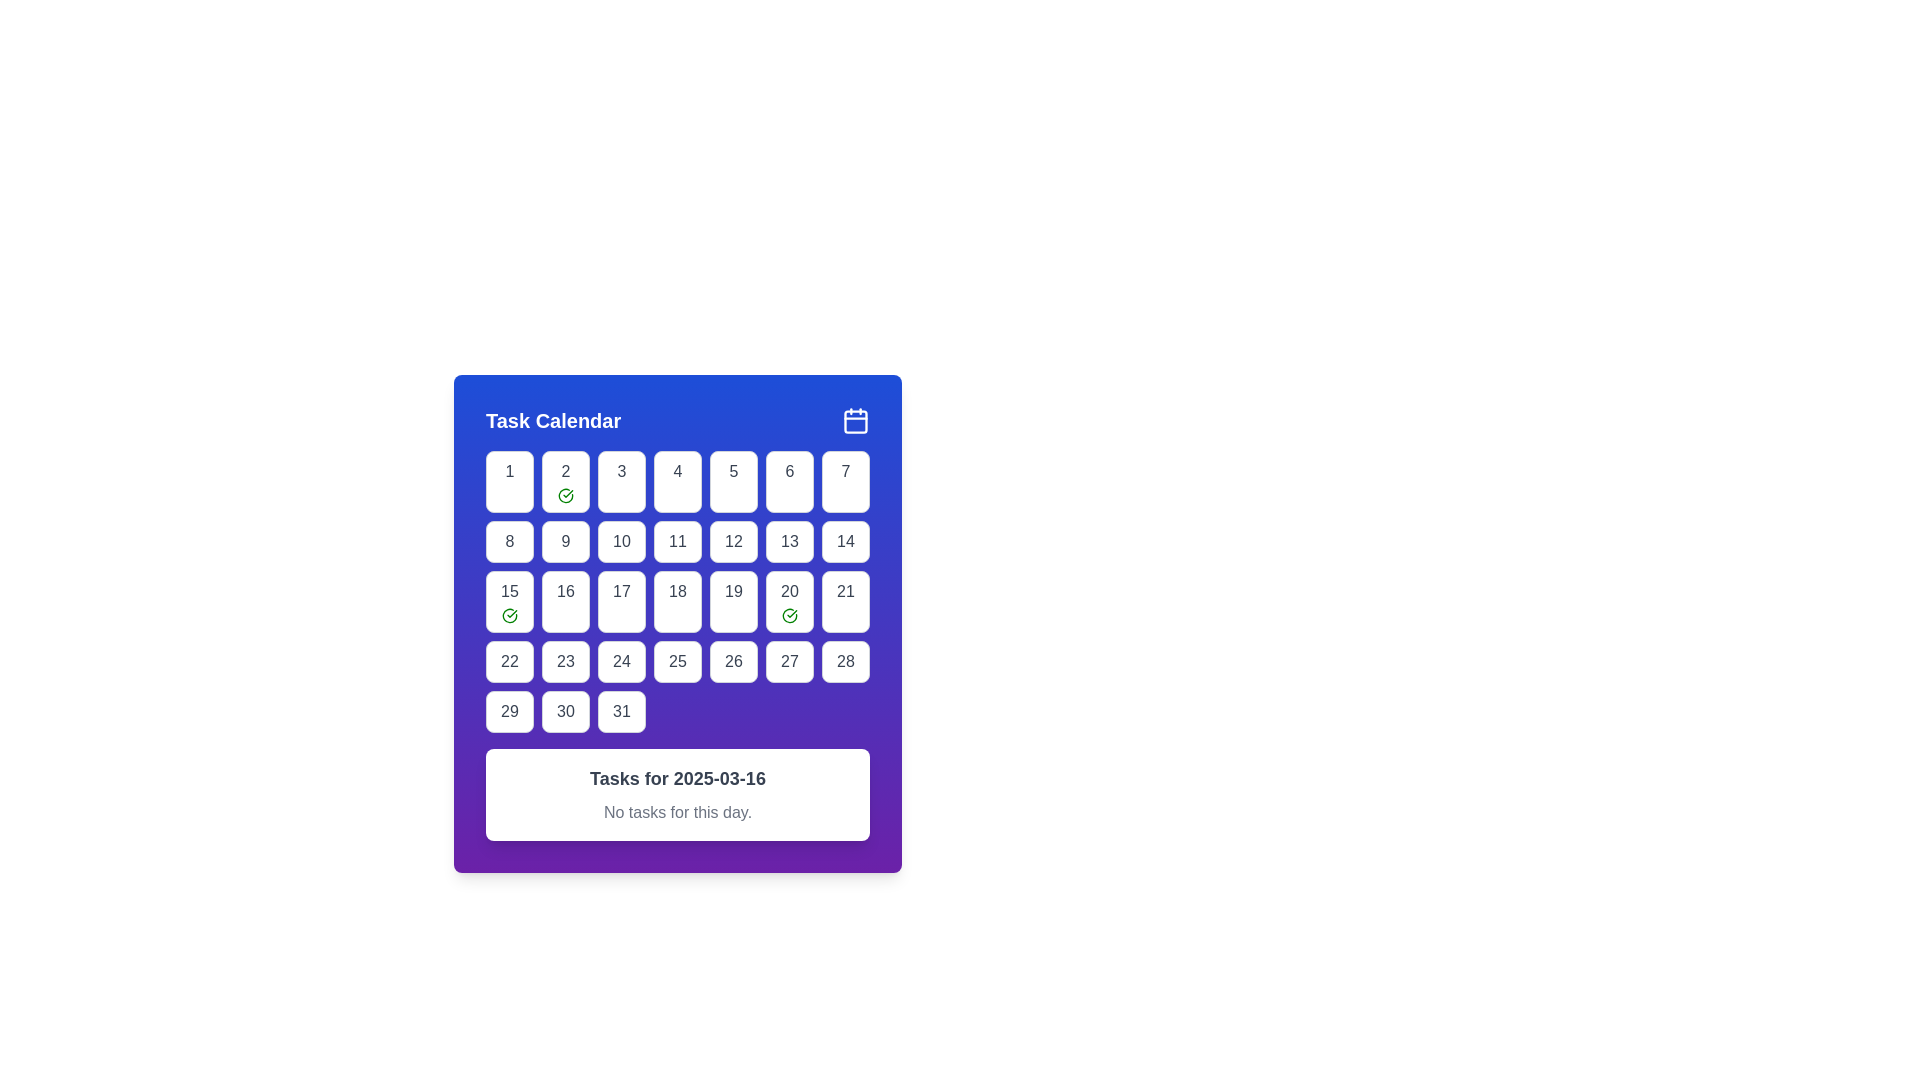 The image size is (1920, 1080). Describe the element at coordinates (677, 813) in the screenshot. I see `informational label indicating that there are no scheduled tasks for the selected day, located below the heading 'Tasks for 2025-03-16' in the task calendar section` at that location.